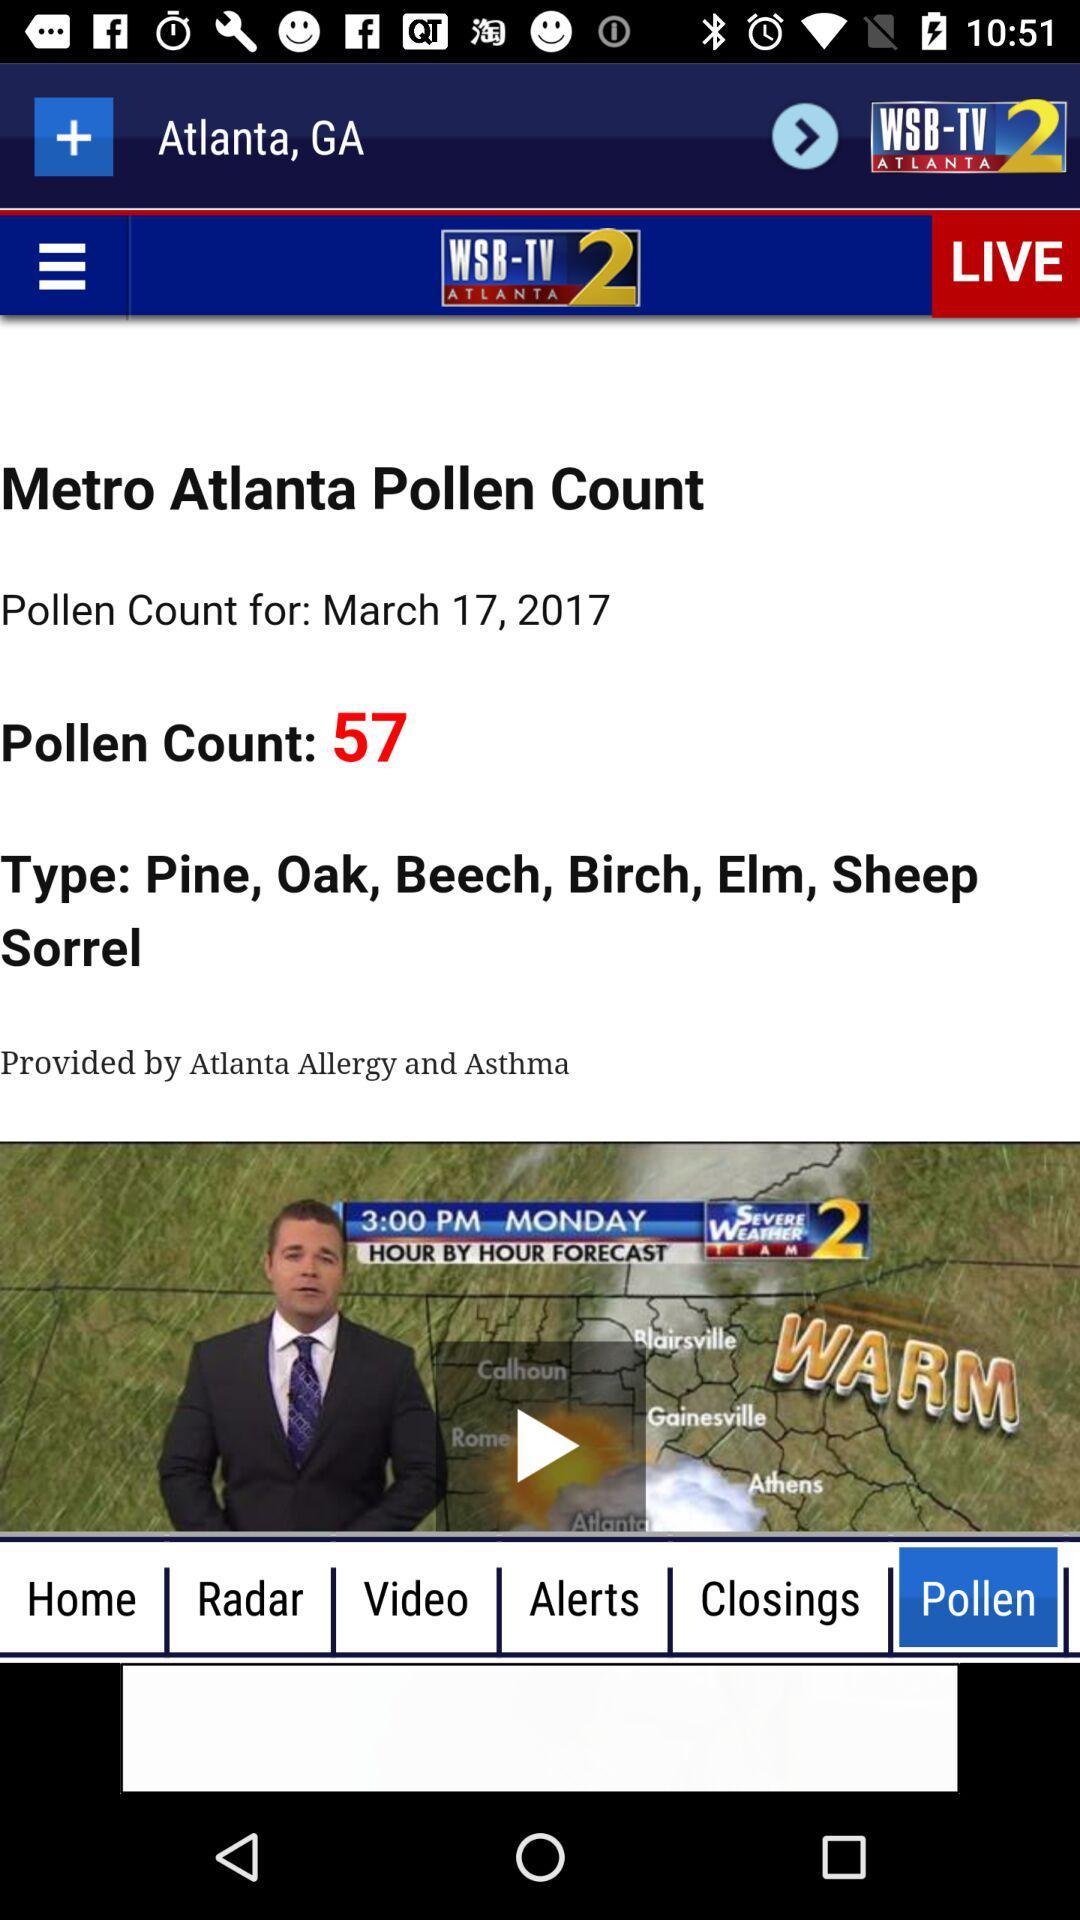 The image size is (1080, 1920). I want to click on homepage, so click(967, 135).